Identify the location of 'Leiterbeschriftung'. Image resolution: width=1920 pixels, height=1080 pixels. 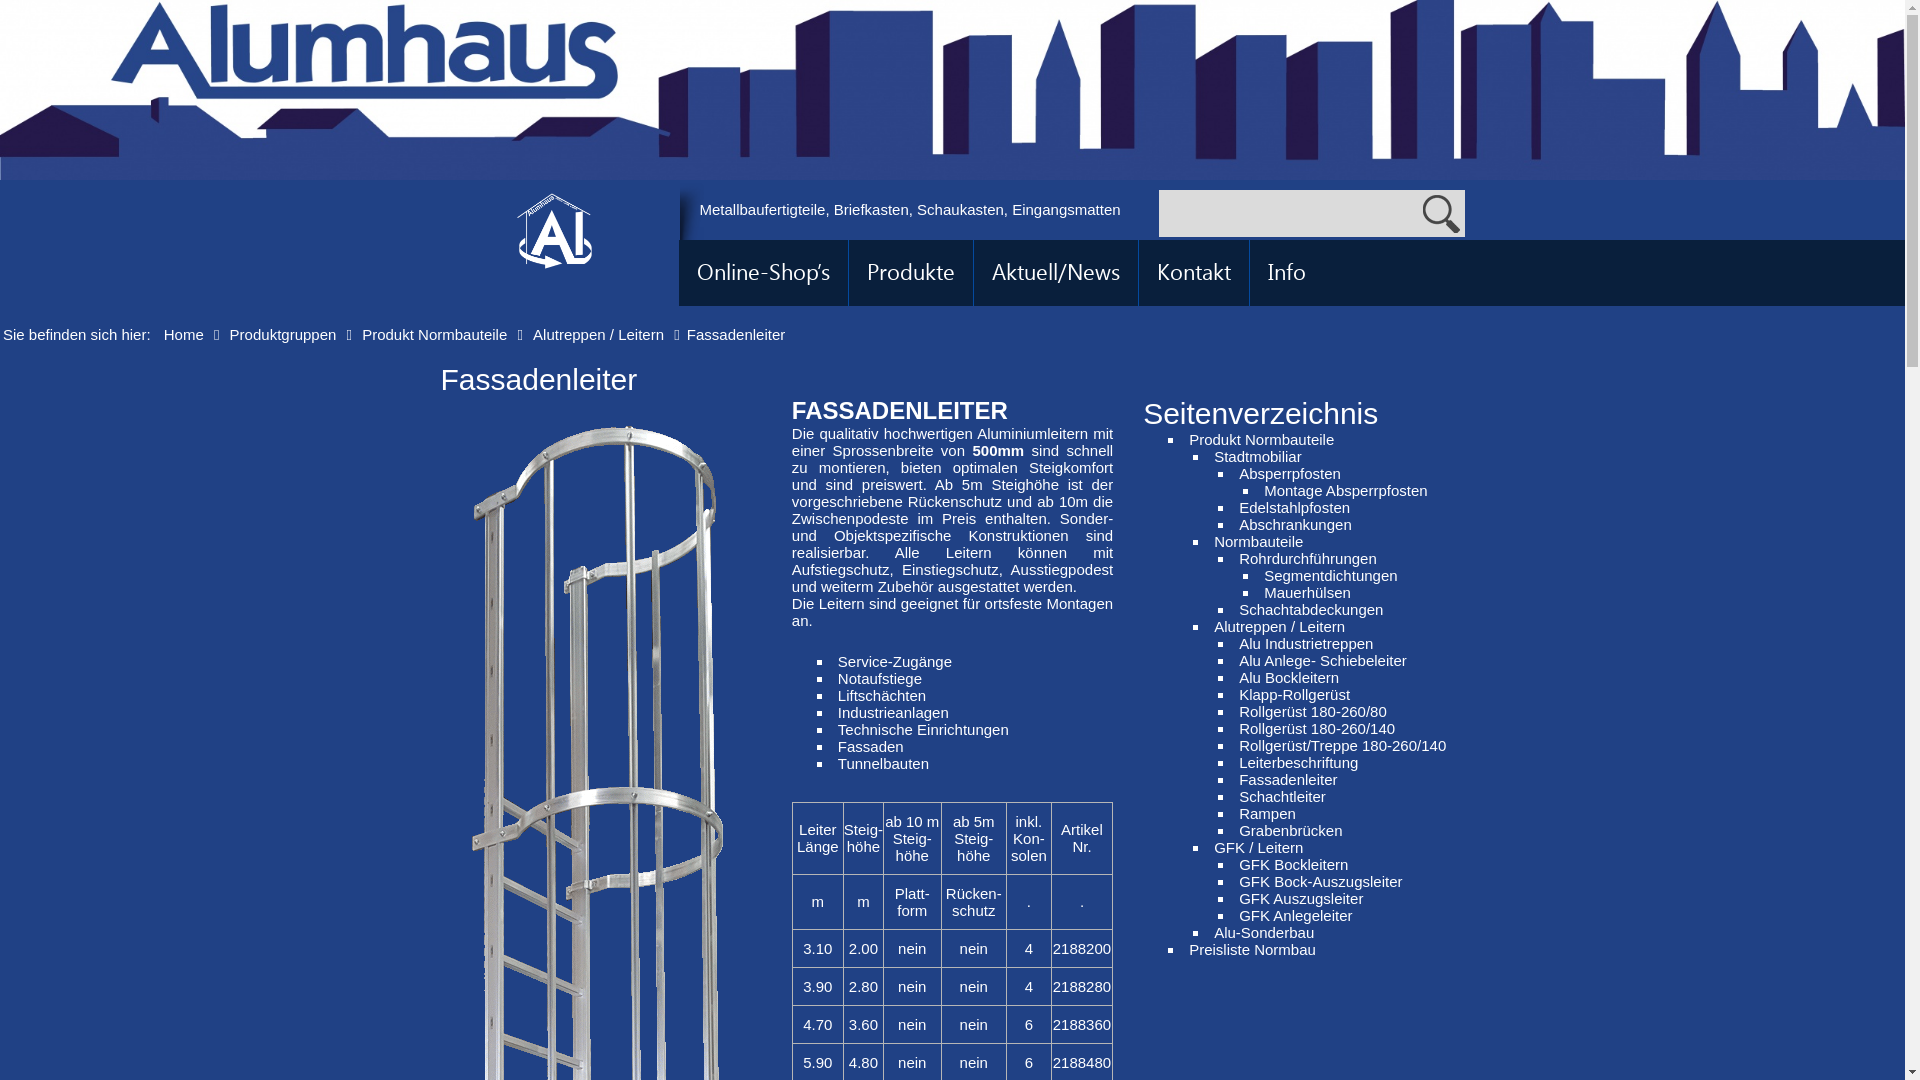
(1298, 762).